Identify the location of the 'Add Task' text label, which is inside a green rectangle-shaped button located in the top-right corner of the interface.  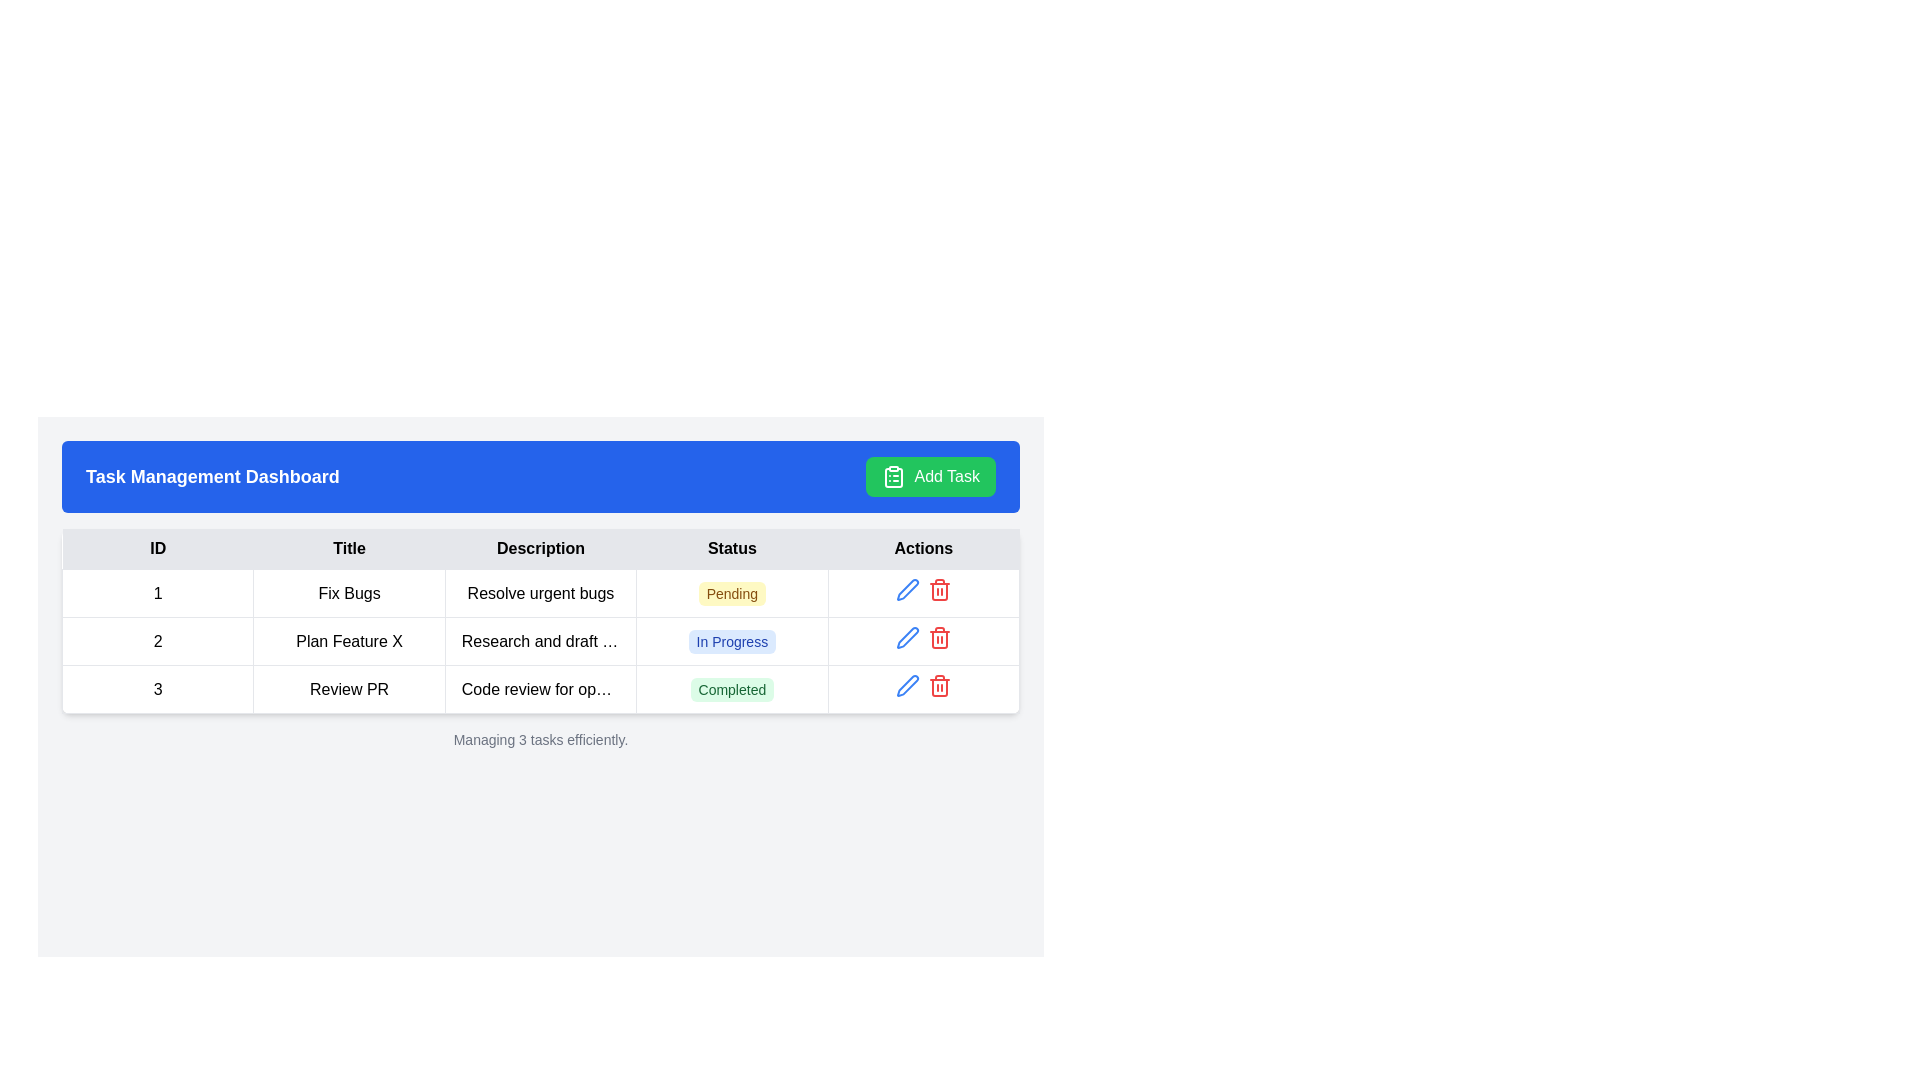
(946, 477).